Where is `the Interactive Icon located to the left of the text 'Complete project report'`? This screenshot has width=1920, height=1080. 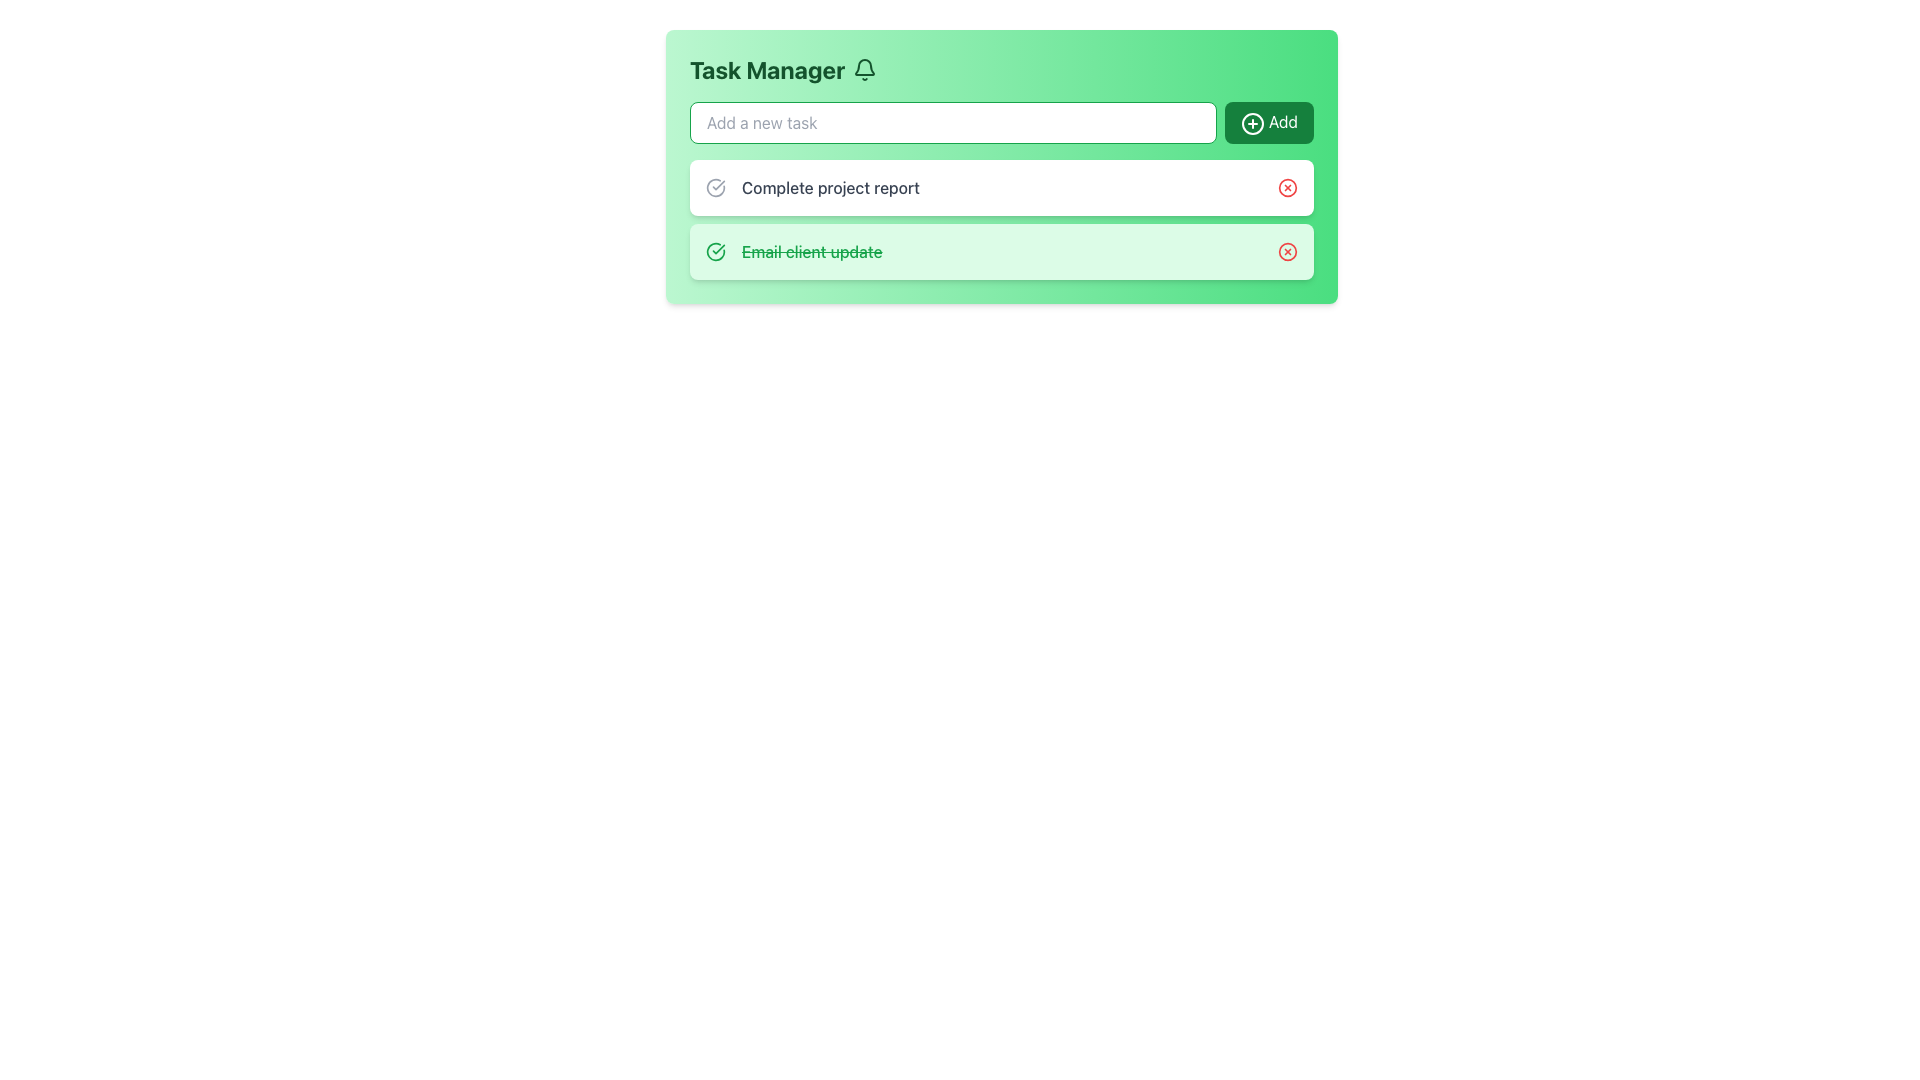
the Interactive Icon located to the left of the text 'Complete project report' is located at coordinates (715, 188).